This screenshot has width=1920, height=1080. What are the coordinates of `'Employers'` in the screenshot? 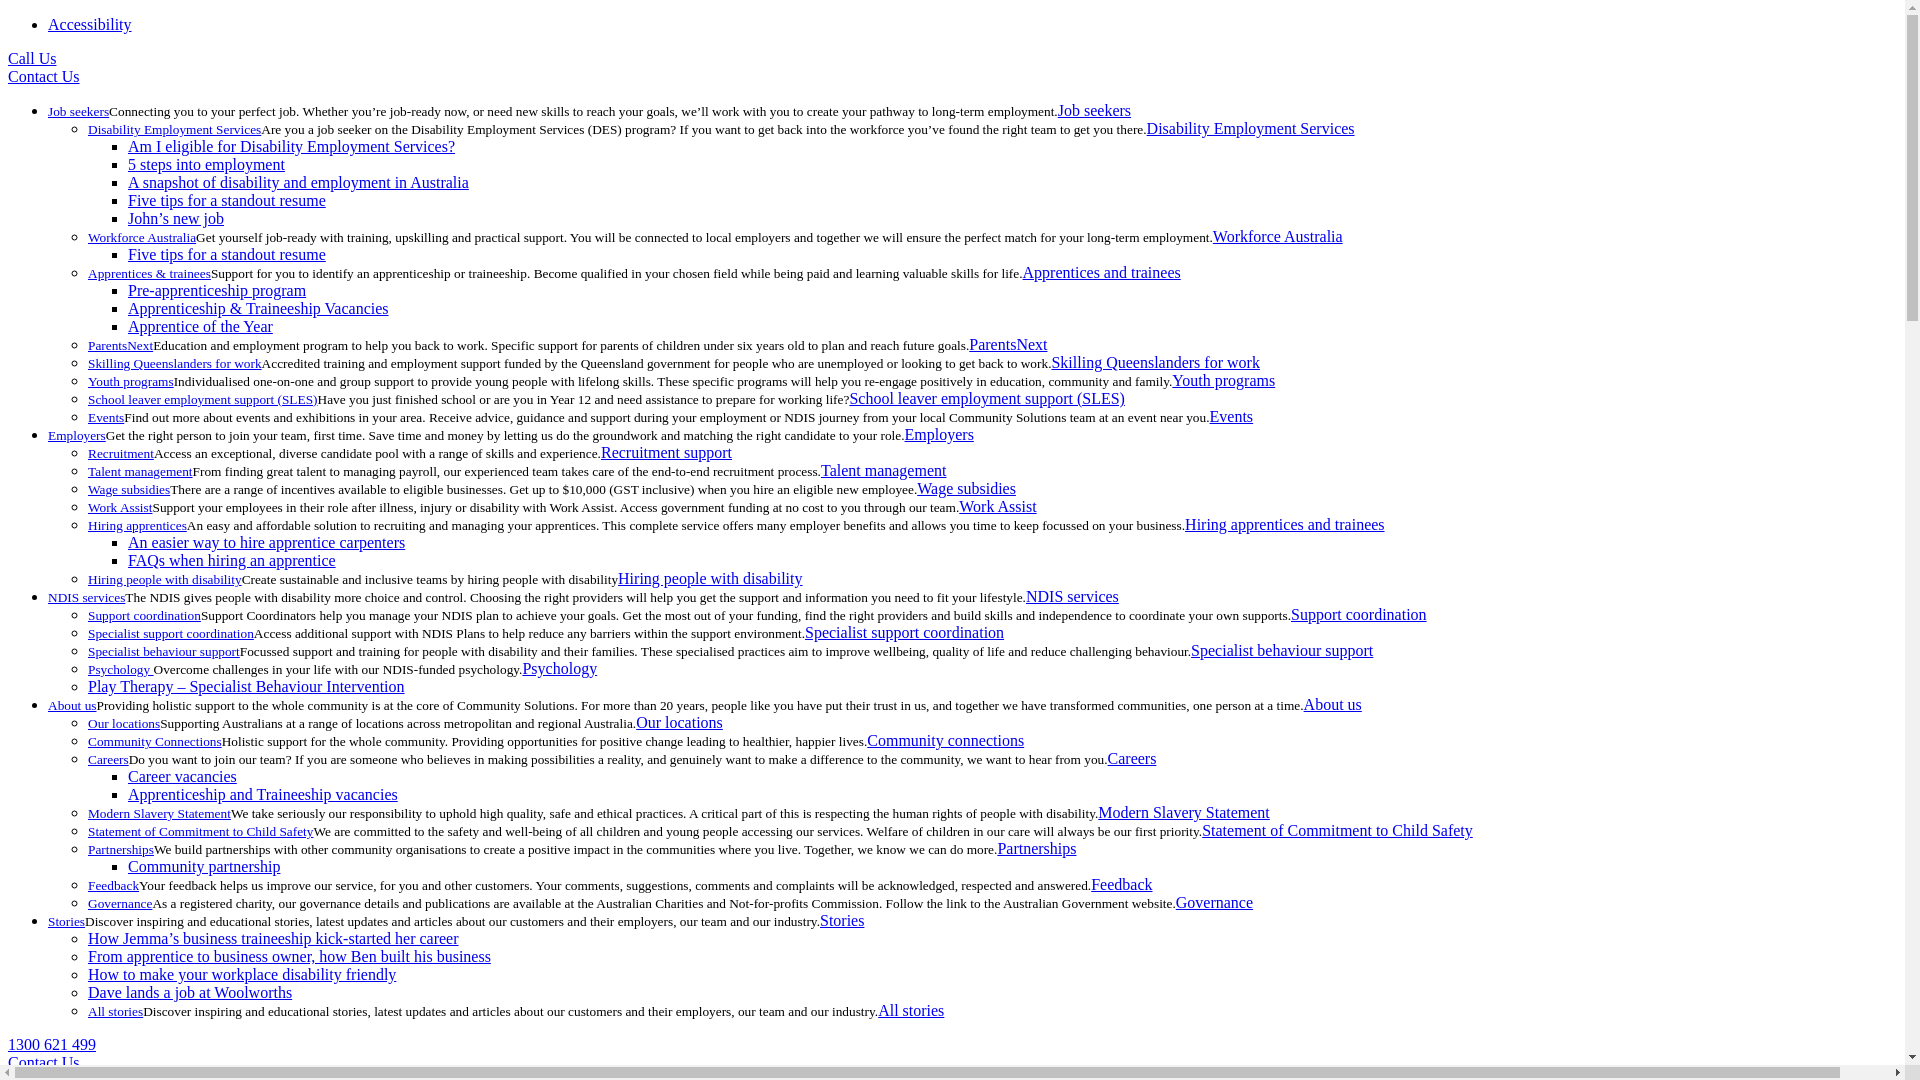 It's located at (76, 434).